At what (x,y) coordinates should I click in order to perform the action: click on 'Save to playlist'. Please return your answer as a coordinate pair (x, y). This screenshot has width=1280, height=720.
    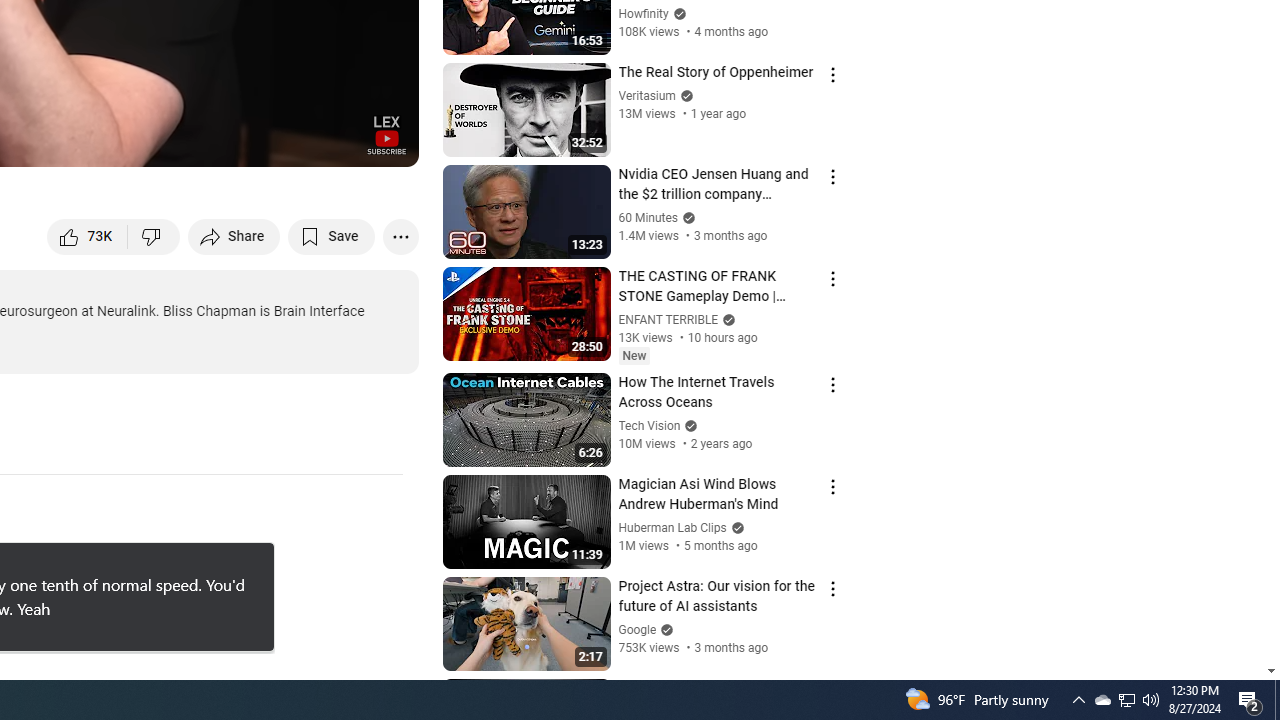
    Looking at the image, I should click on (331, 235).